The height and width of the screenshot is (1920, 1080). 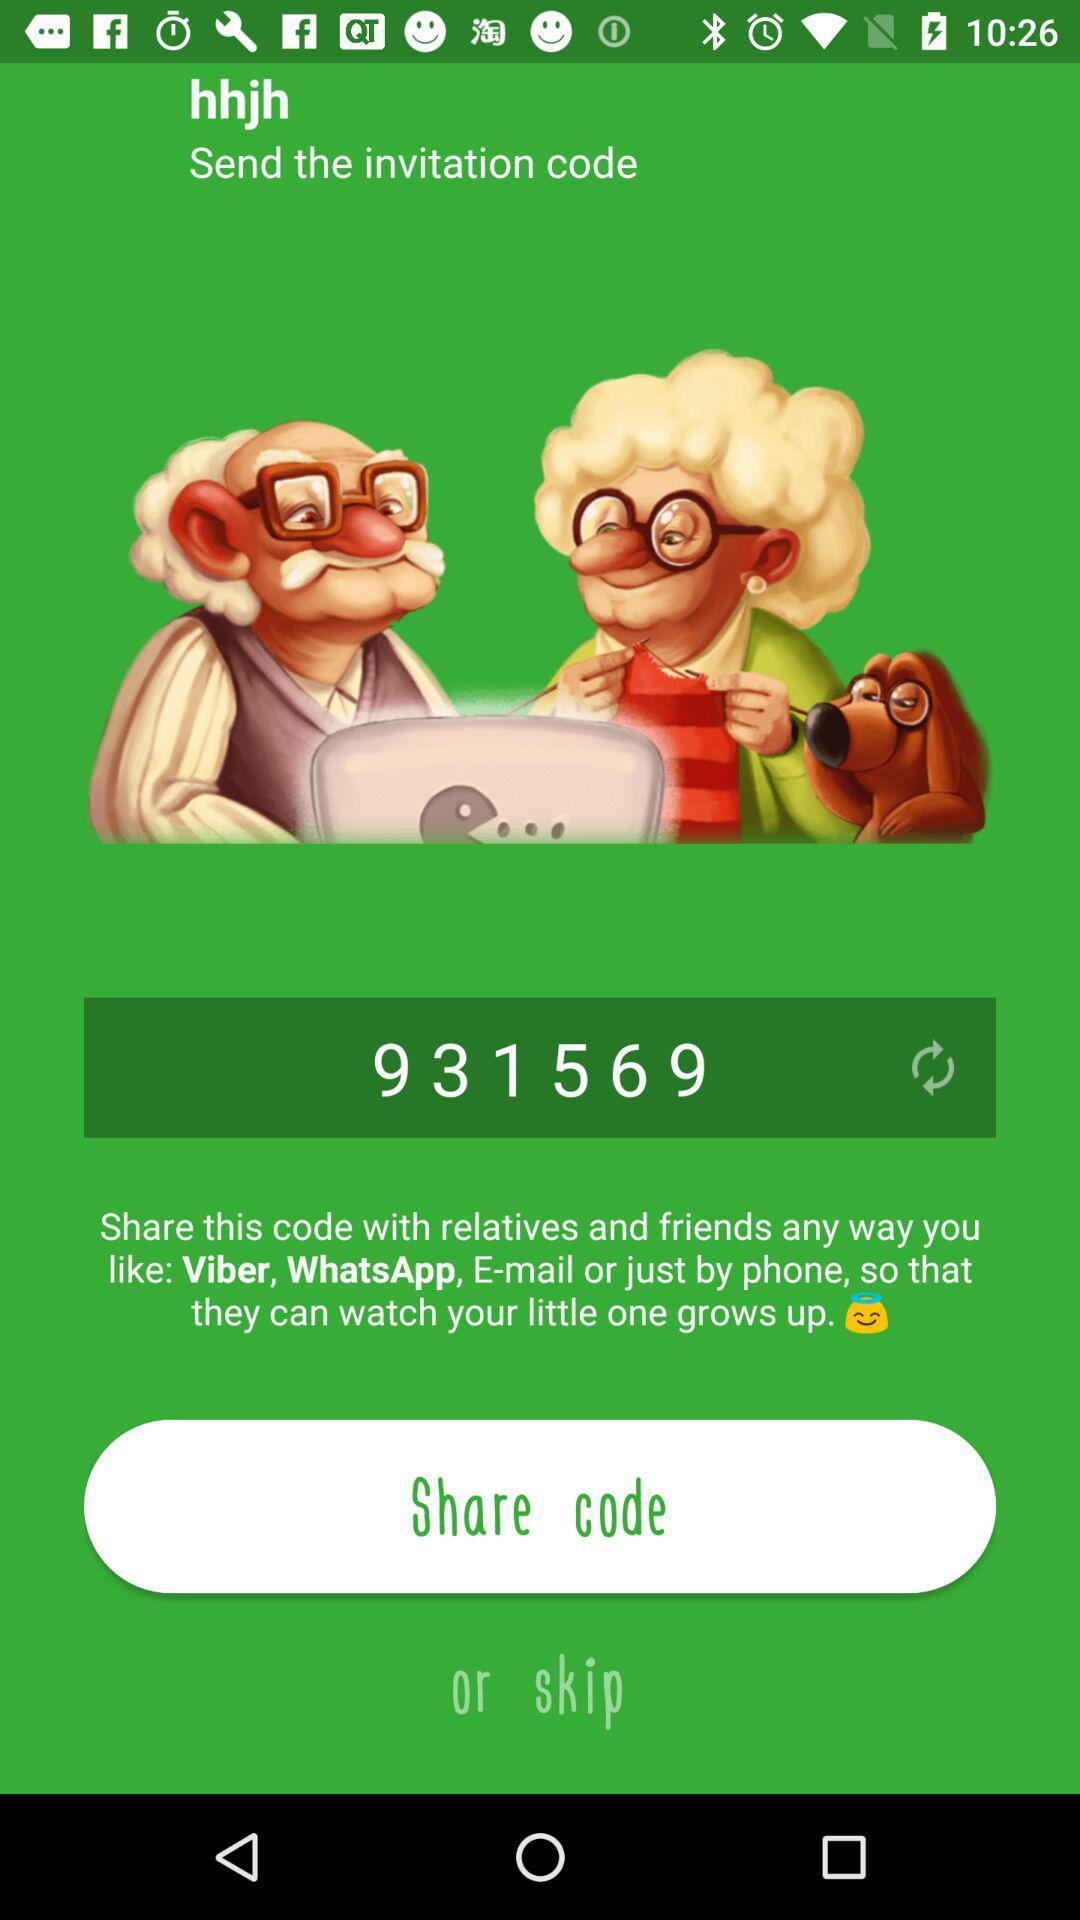 I want to click on the icon above the share this code icon, so click(x=933, y=1066).